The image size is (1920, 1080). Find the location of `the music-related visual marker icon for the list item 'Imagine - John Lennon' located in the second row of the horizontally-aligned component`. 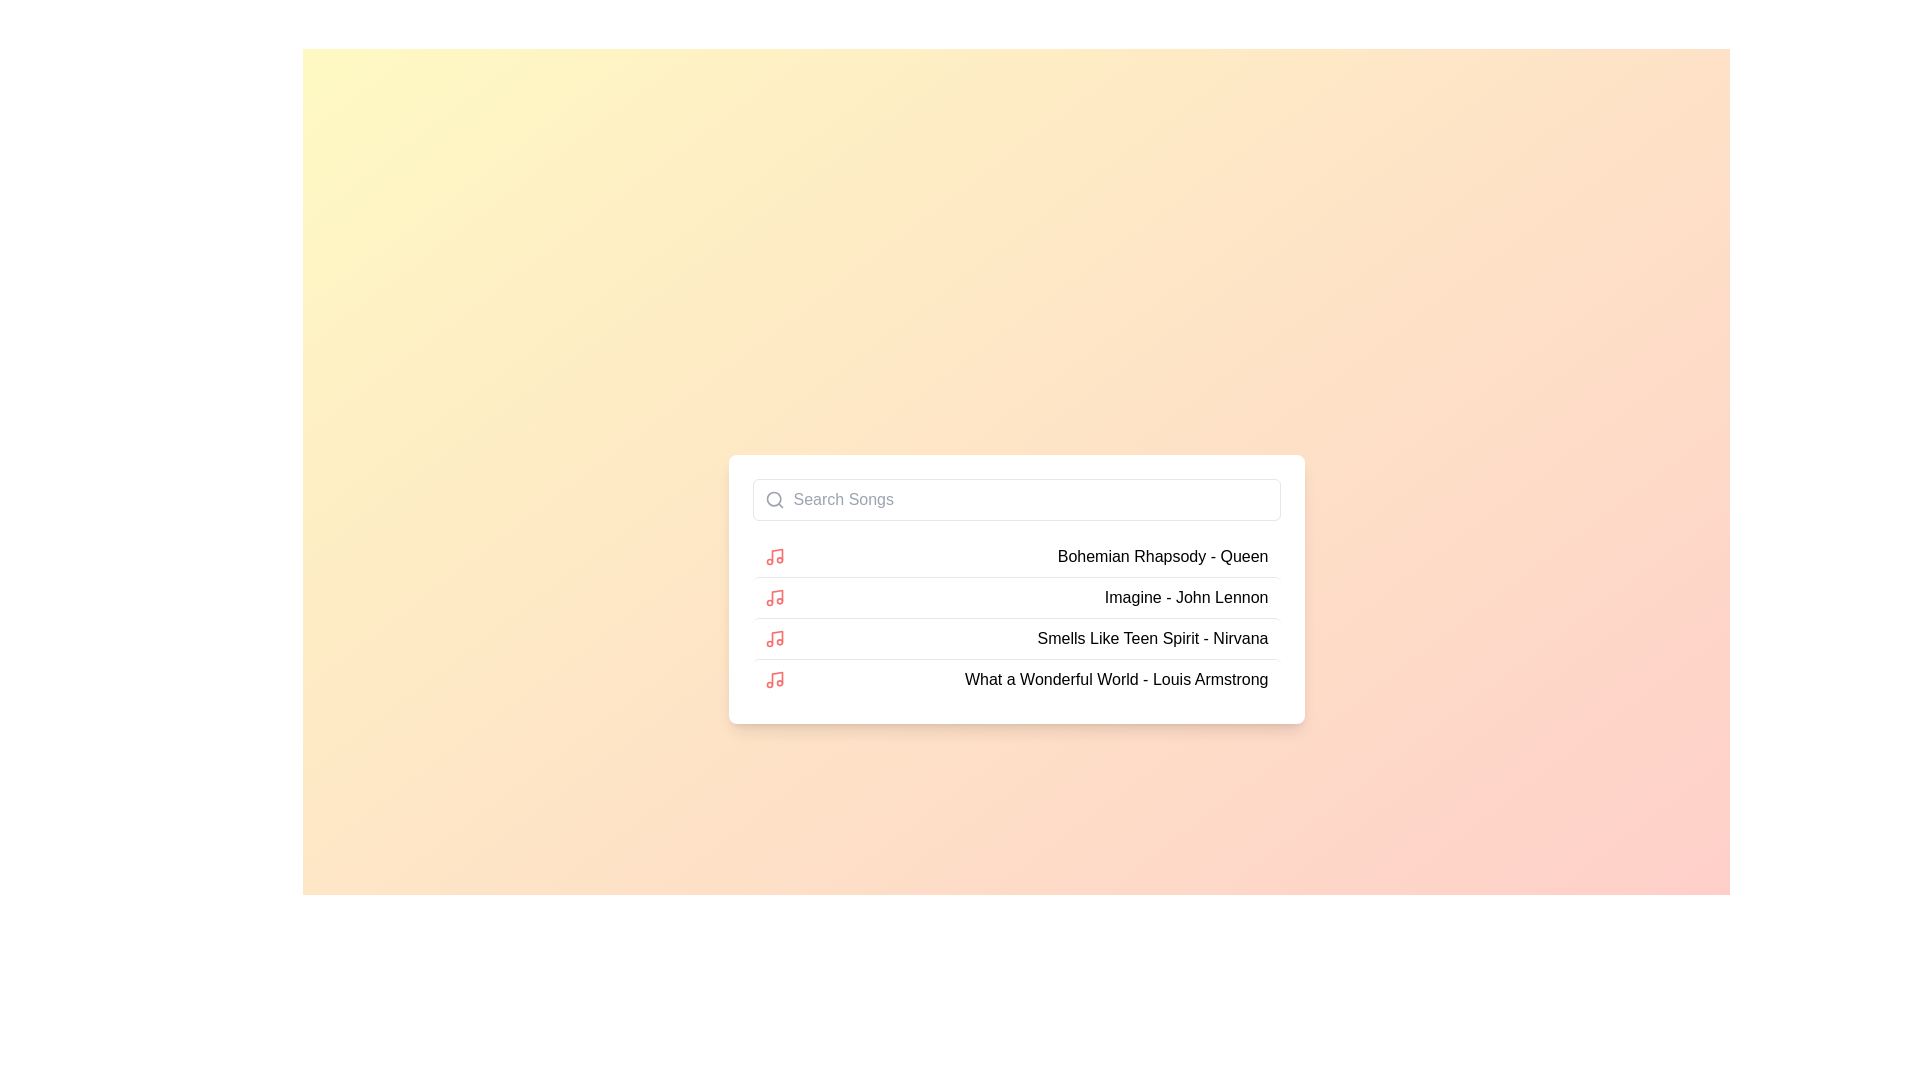

the music-related visual marker icon for the list item 'Imagine - John Lennon' located in the second row of the horizontally-aligned component is located at coordinates (773, 596).